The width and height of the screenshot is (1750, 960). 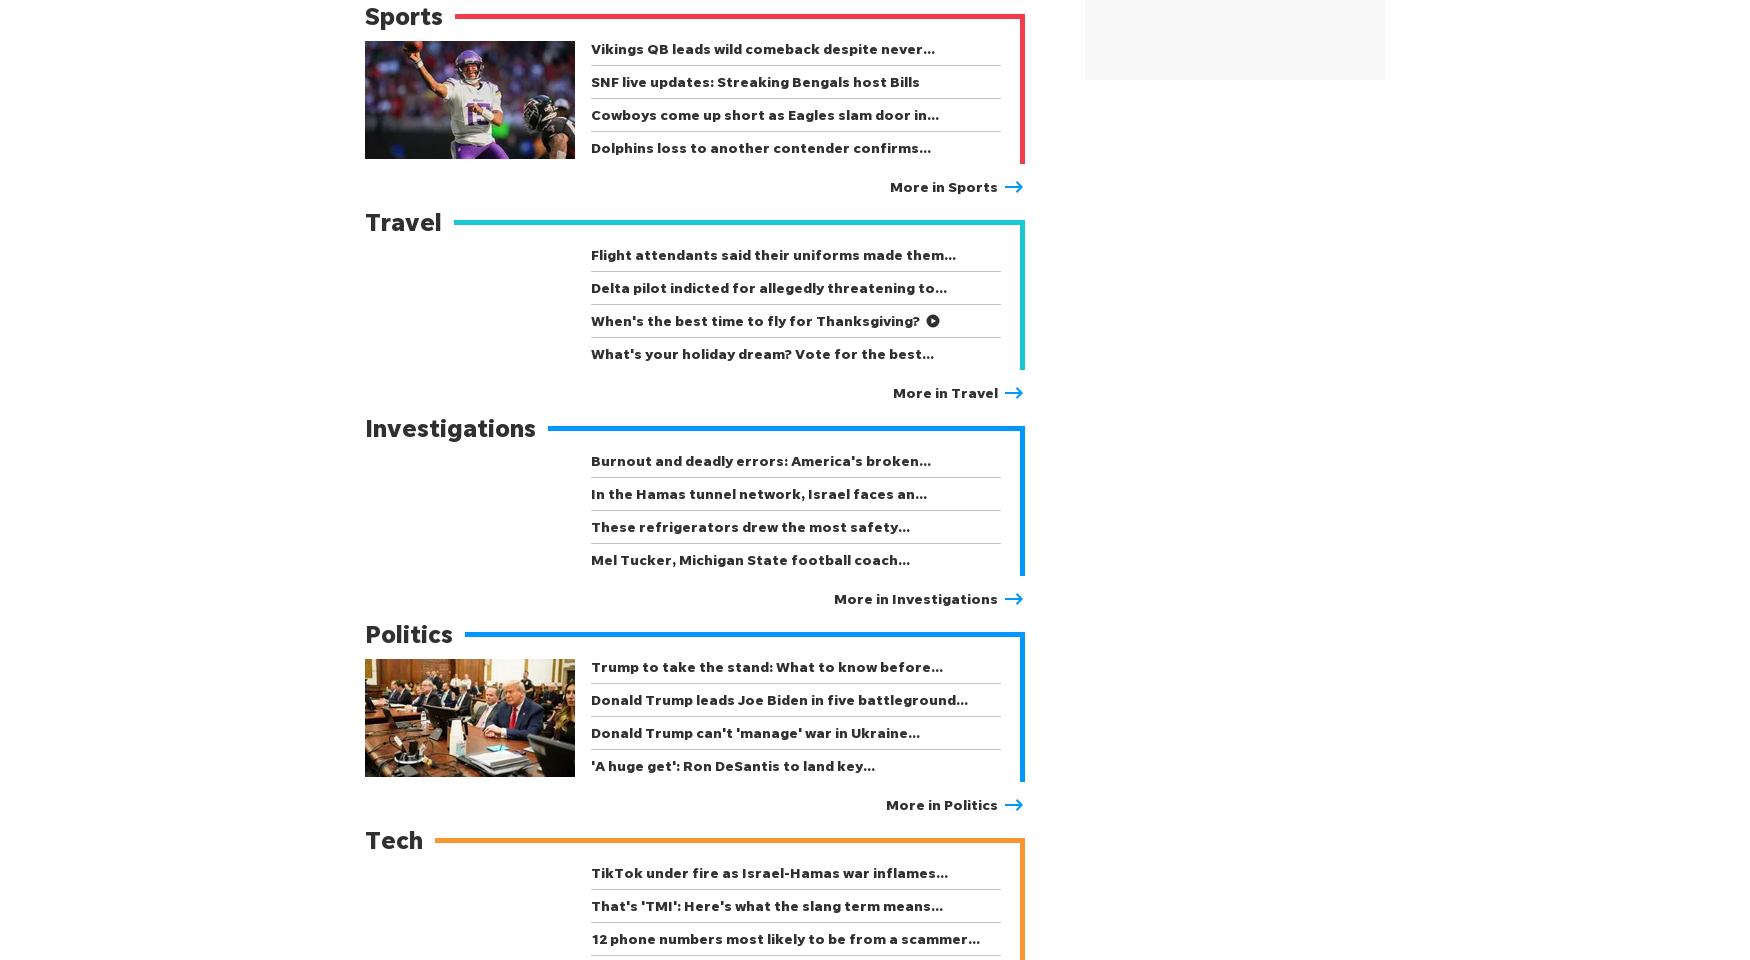 I want to click on 'When's the best time to fly for Thanksgiving?', so click(x=754, y=320).